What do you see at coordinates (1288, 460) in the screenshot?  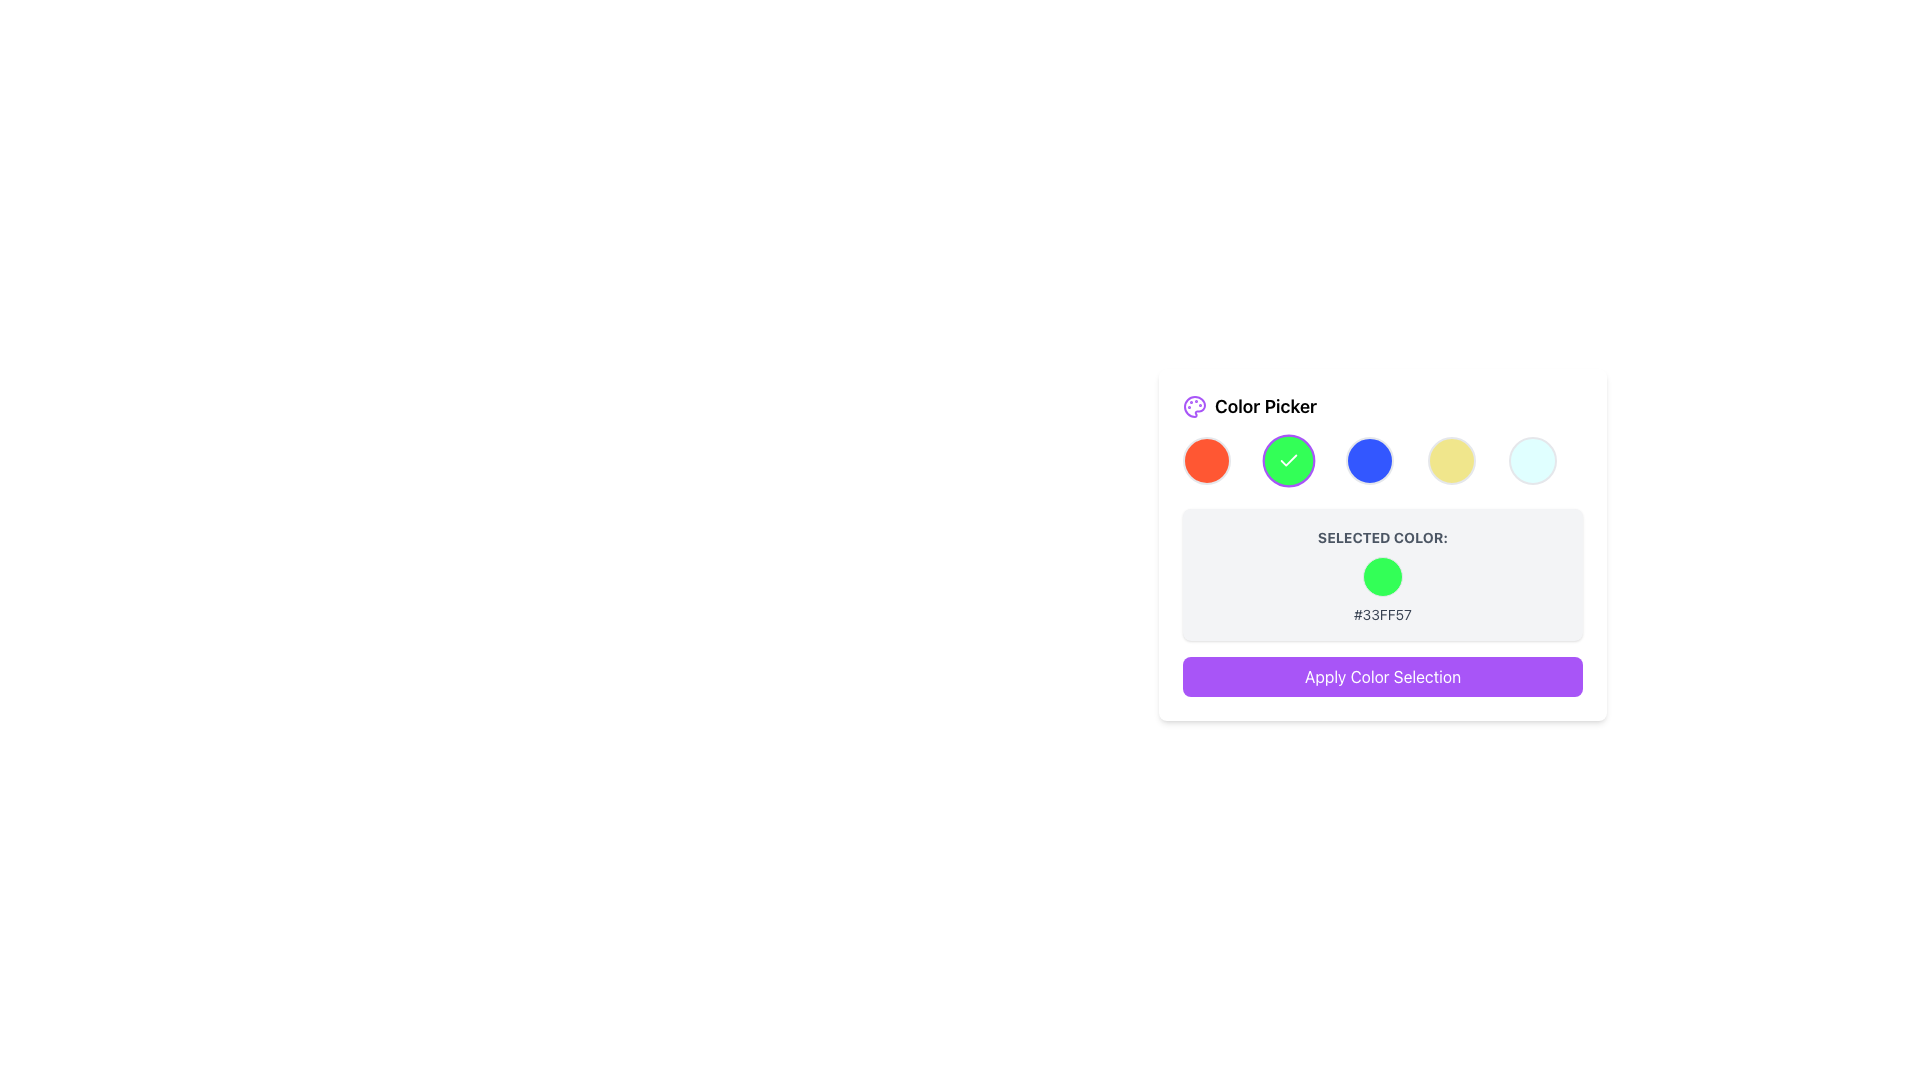 I see `the graphical indicator (check mark) within the green circle of the color picker` at bounding box center [1288, 460].